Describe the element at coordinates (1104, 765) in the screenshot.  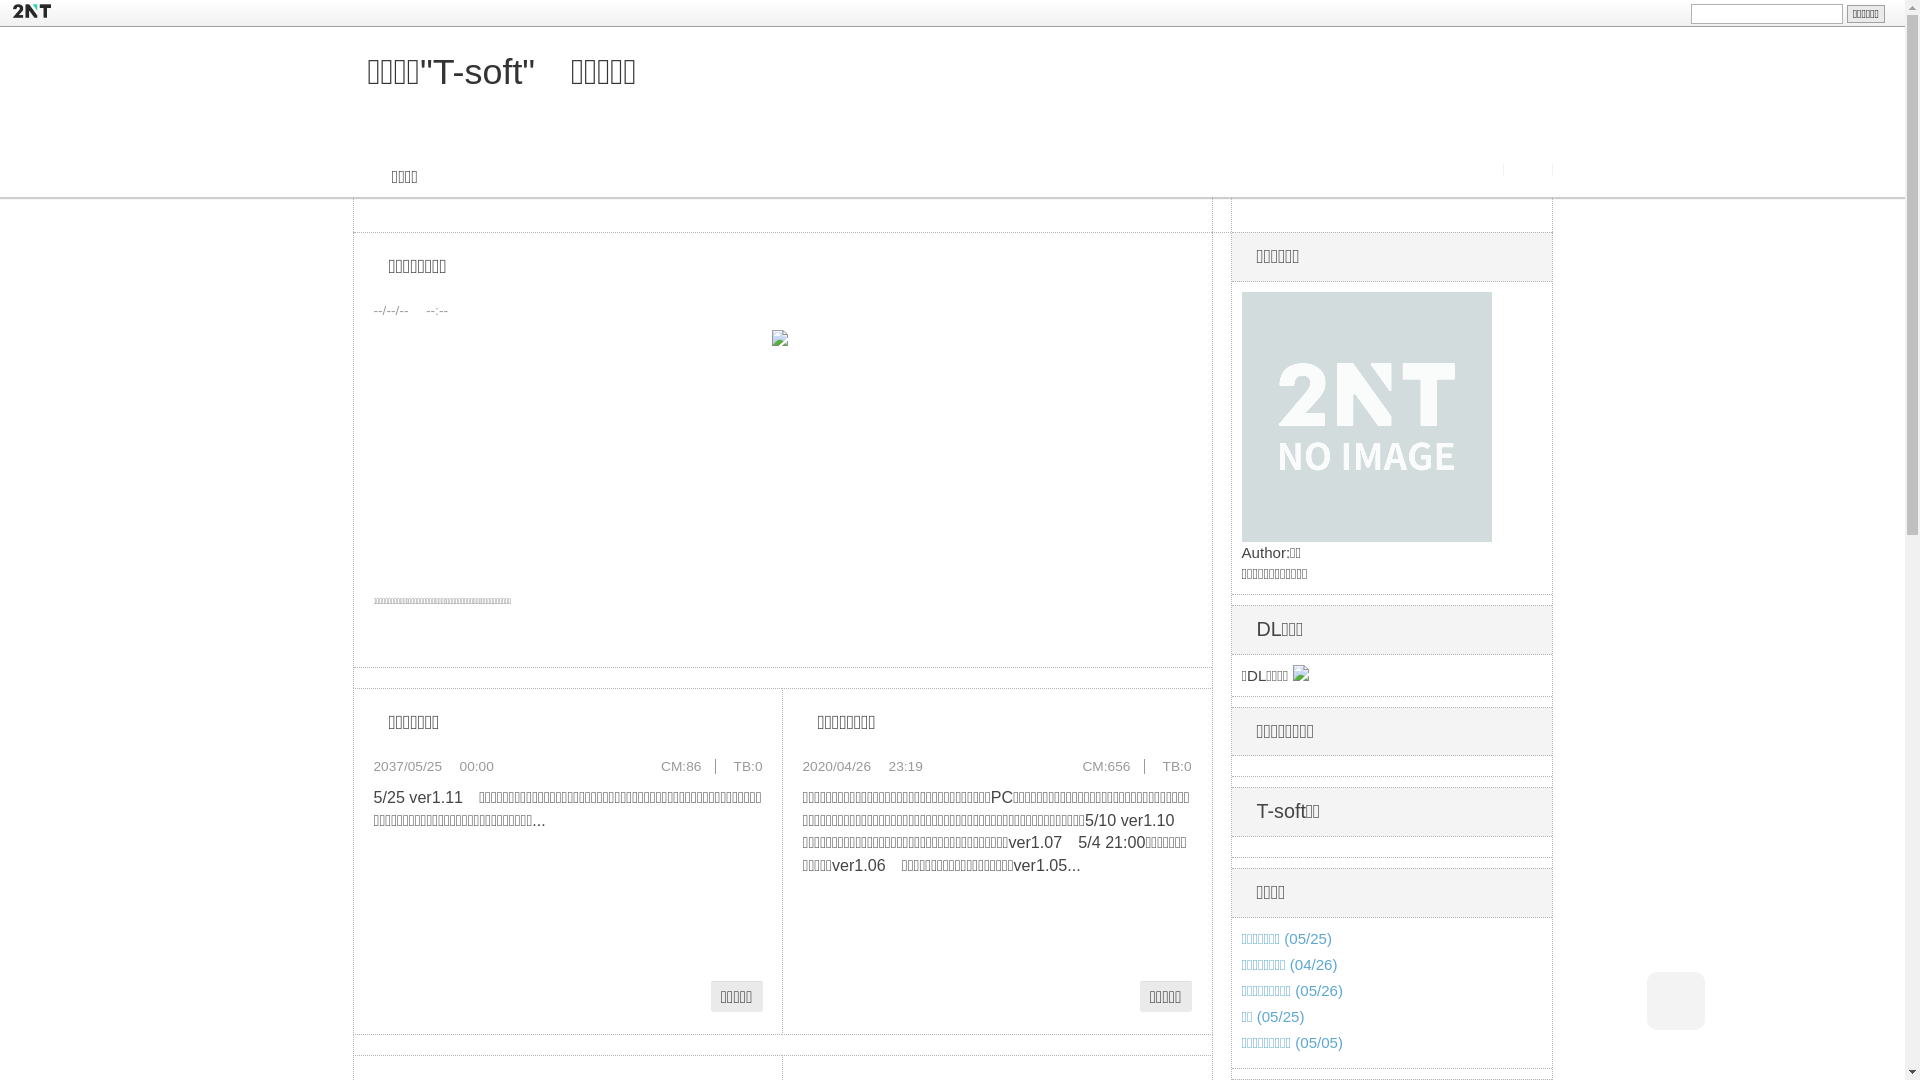
I see `'CM:656'` at that location.